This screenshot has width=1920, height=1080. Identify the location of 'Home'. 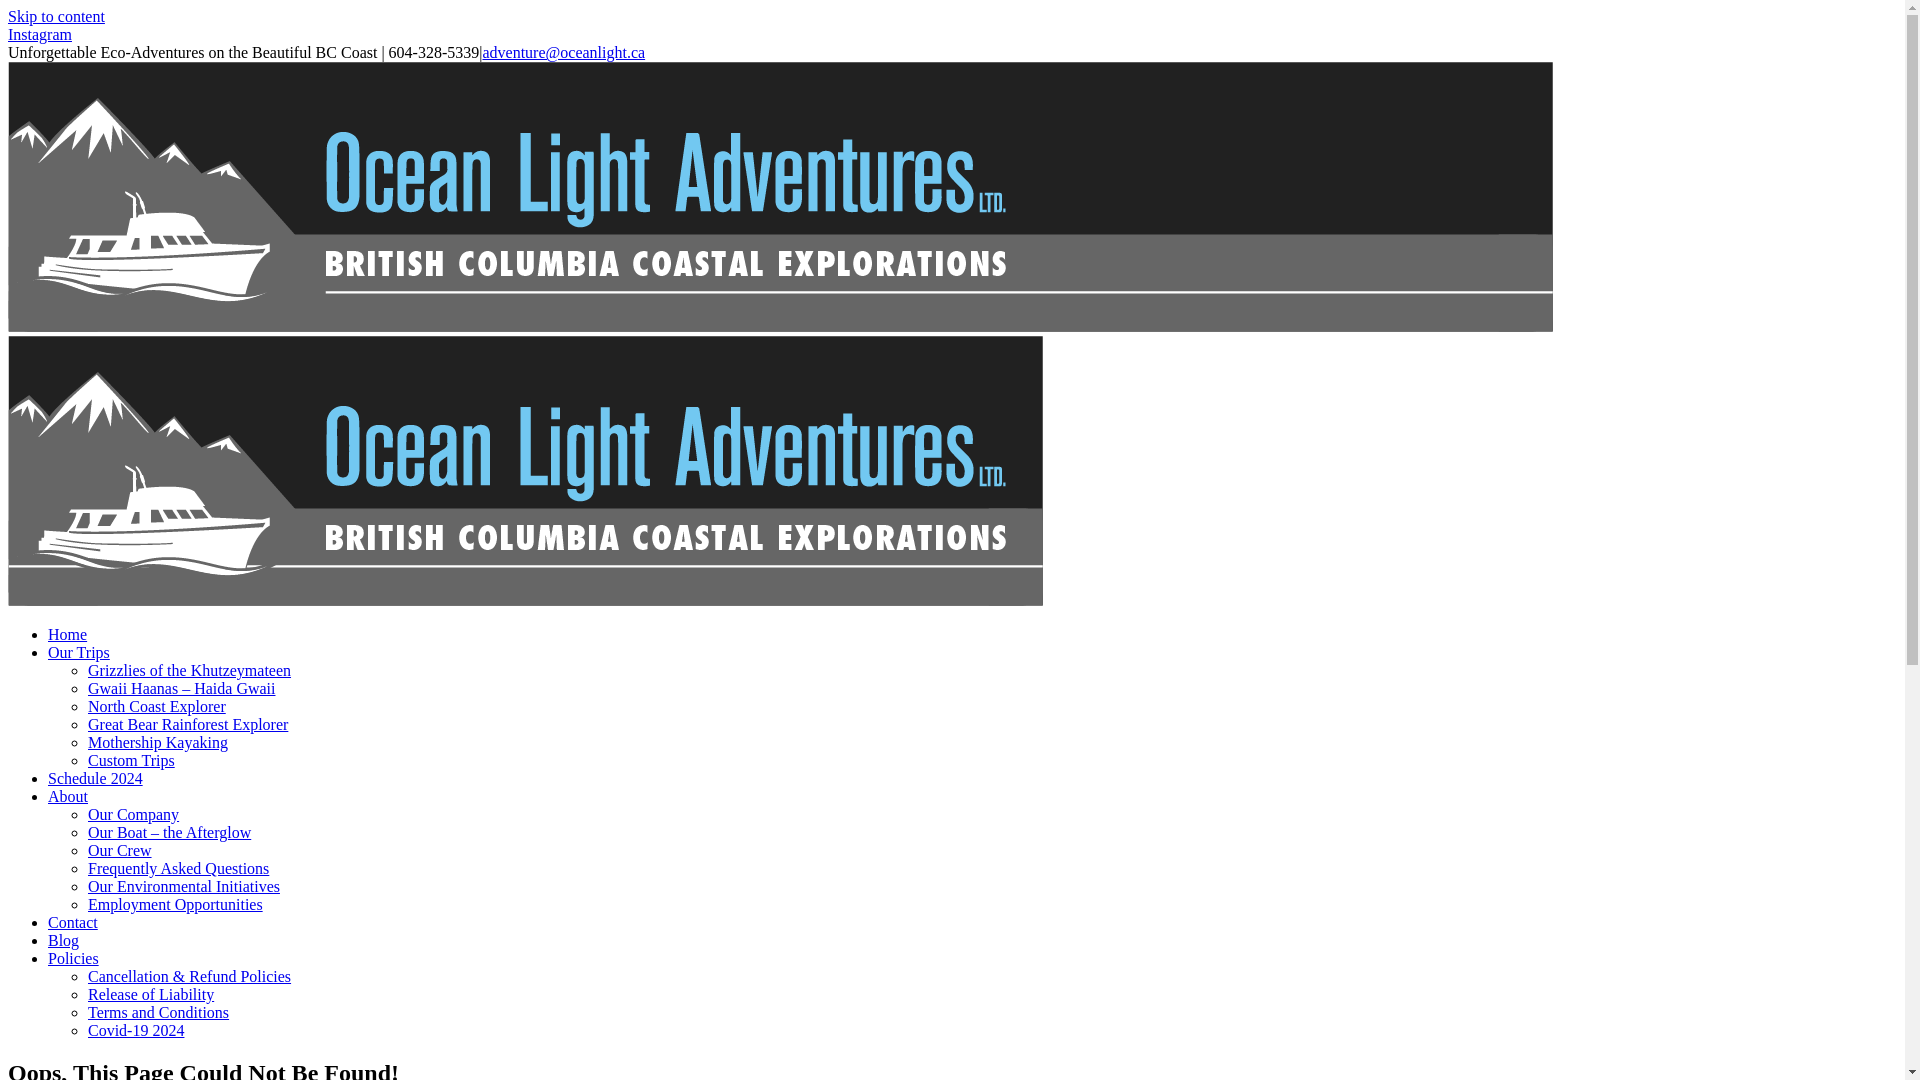
(67, 634).